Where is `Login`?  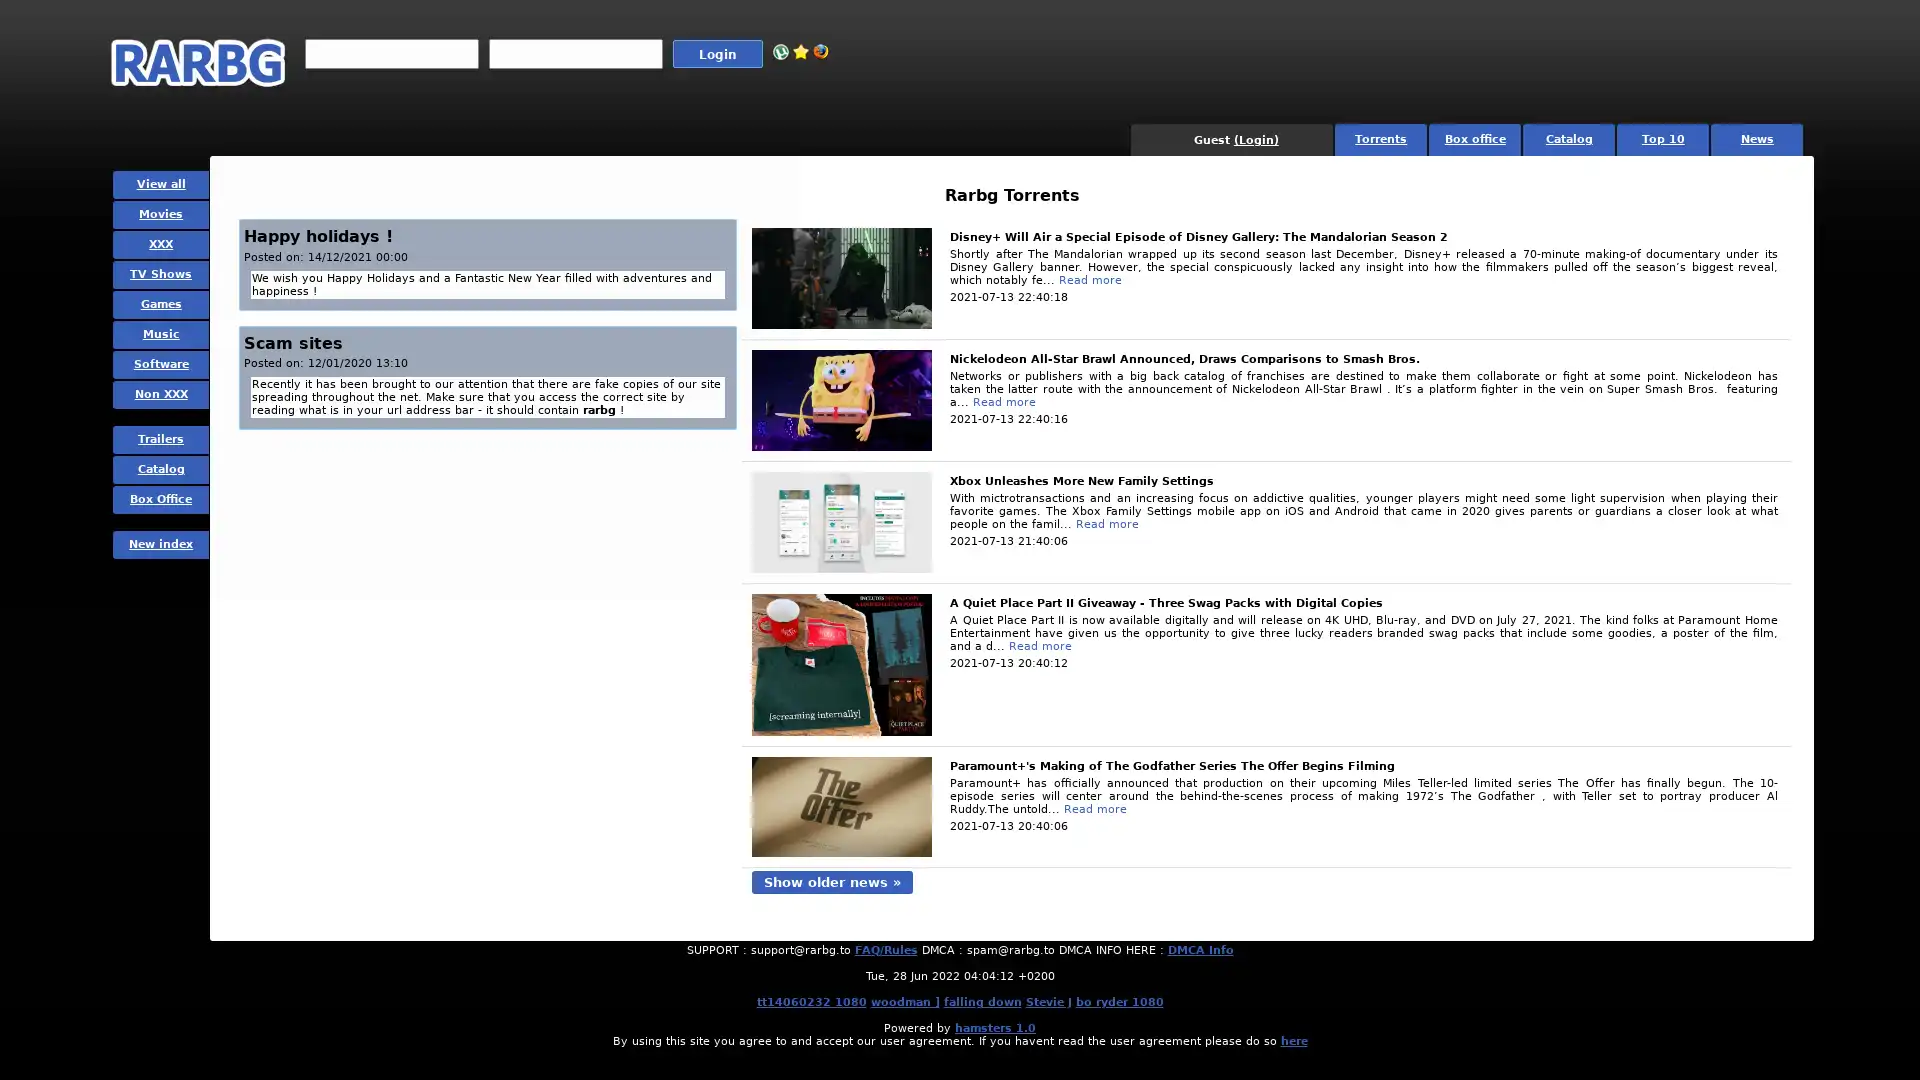
Login is located at coordinates (718, 52).